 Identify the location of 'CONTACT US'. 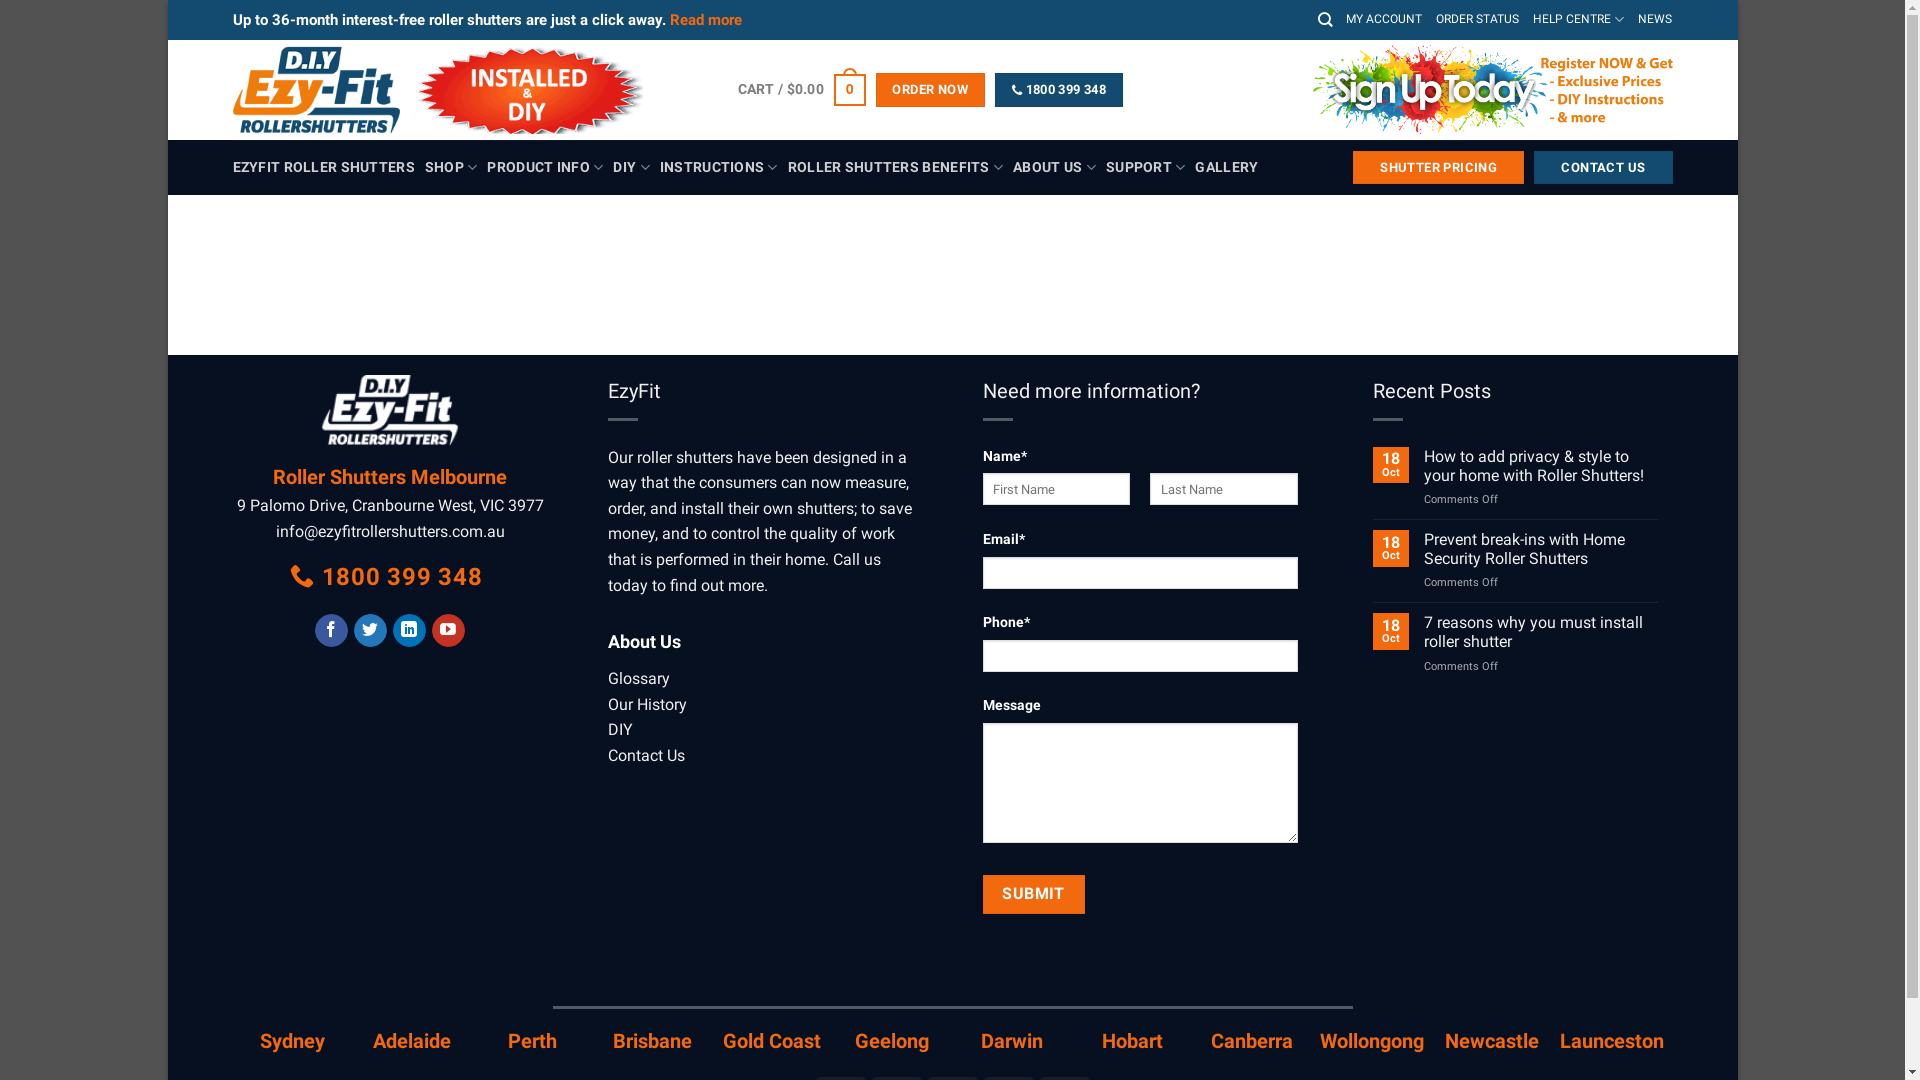
(1603, 167).